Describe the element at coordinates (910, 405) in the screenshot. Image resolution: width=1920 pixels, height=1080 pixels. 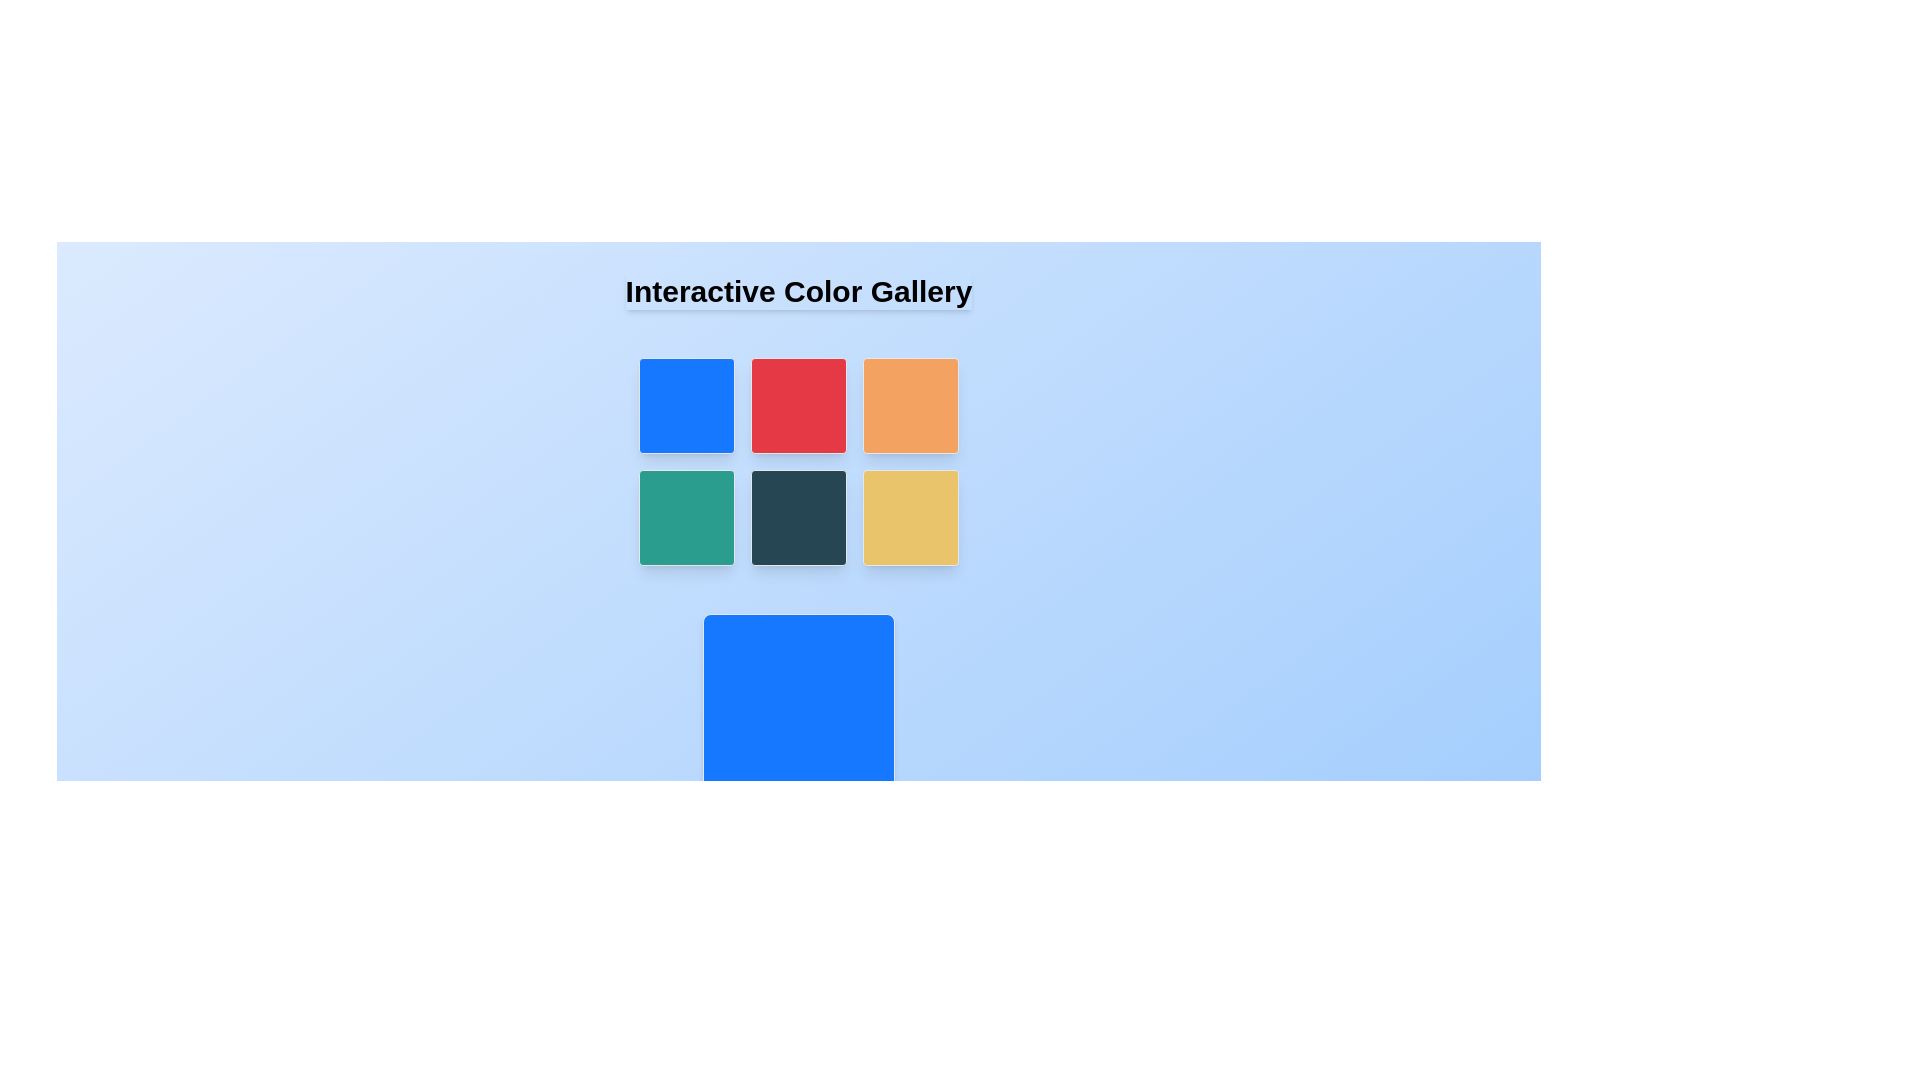
I see `the interactive square button with an orange background located in the top-right corner of the grid layout` at that location.